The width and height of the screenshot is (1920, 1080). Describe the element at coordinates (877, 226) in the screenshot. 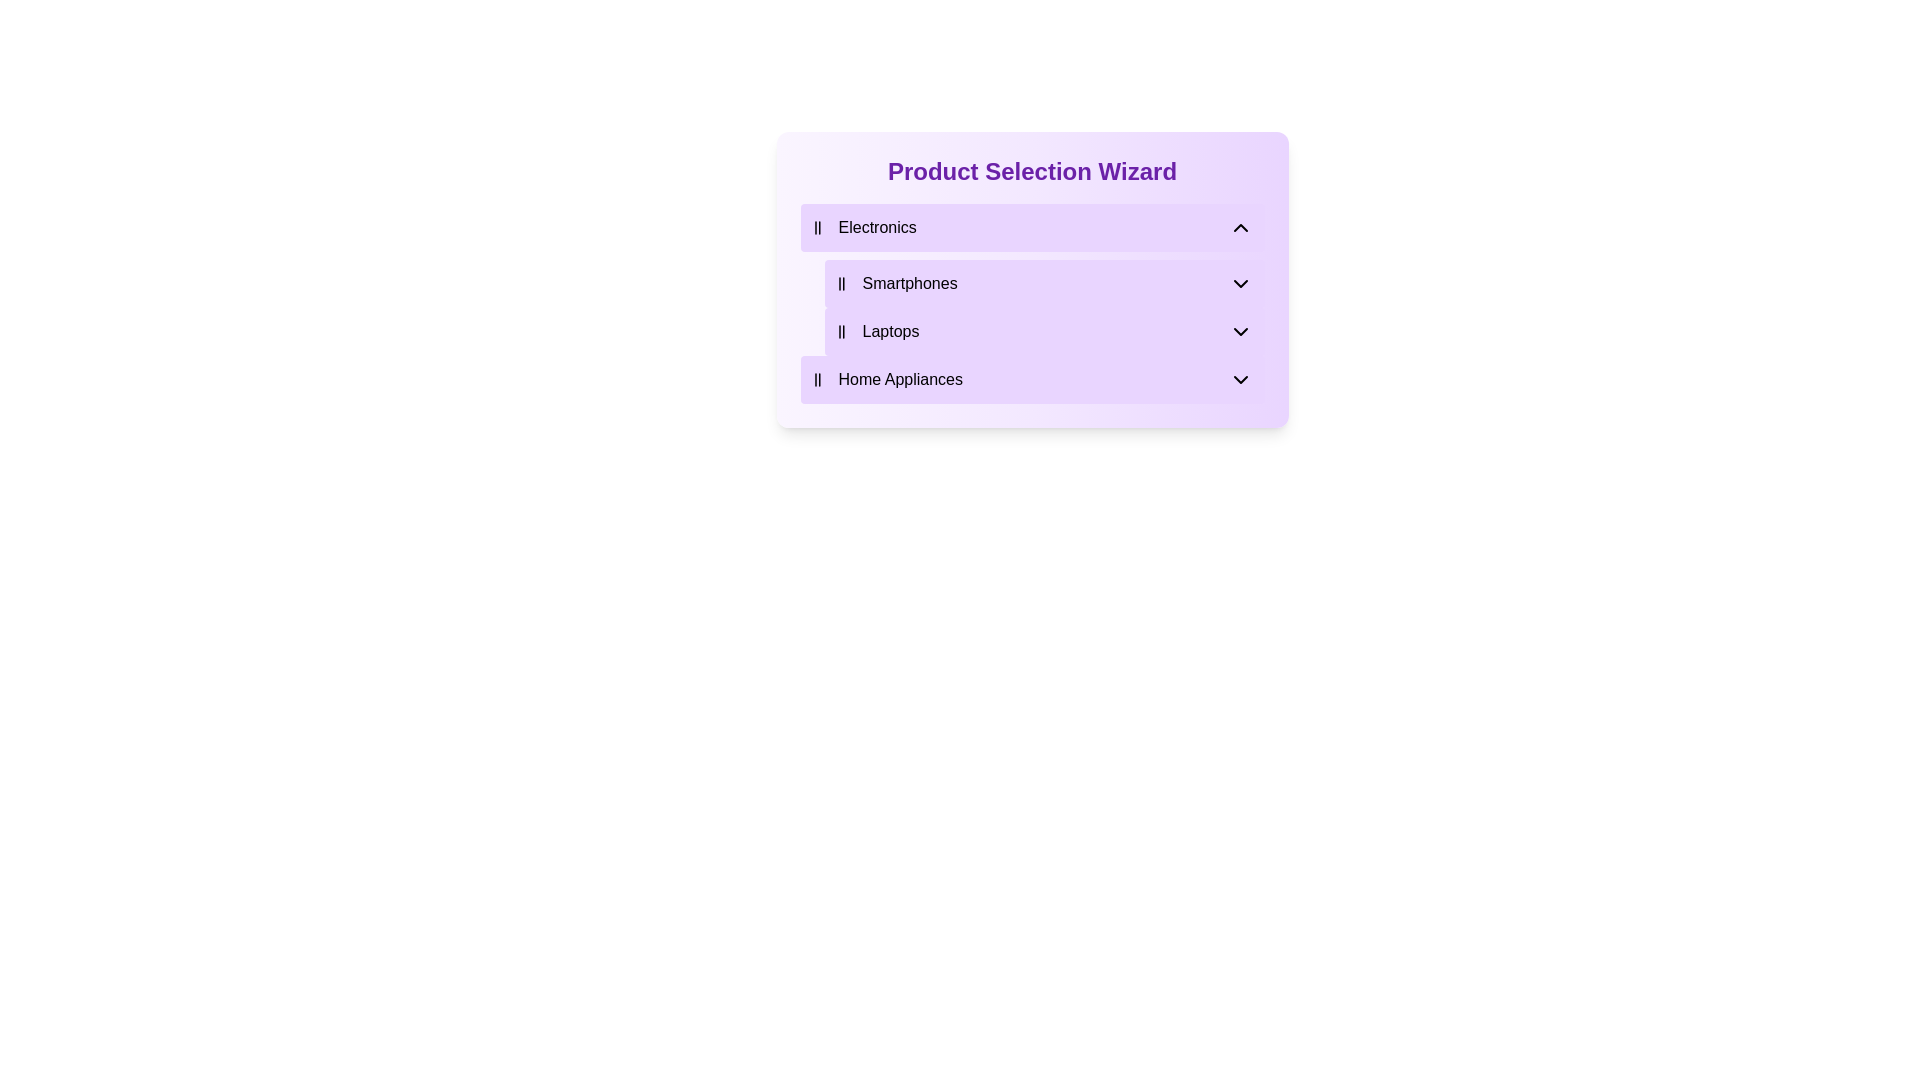

I see `the 'Electronics' text label in the Product Selection Wizard interface, which serves as a descriptive title for the electronics category` at that location.